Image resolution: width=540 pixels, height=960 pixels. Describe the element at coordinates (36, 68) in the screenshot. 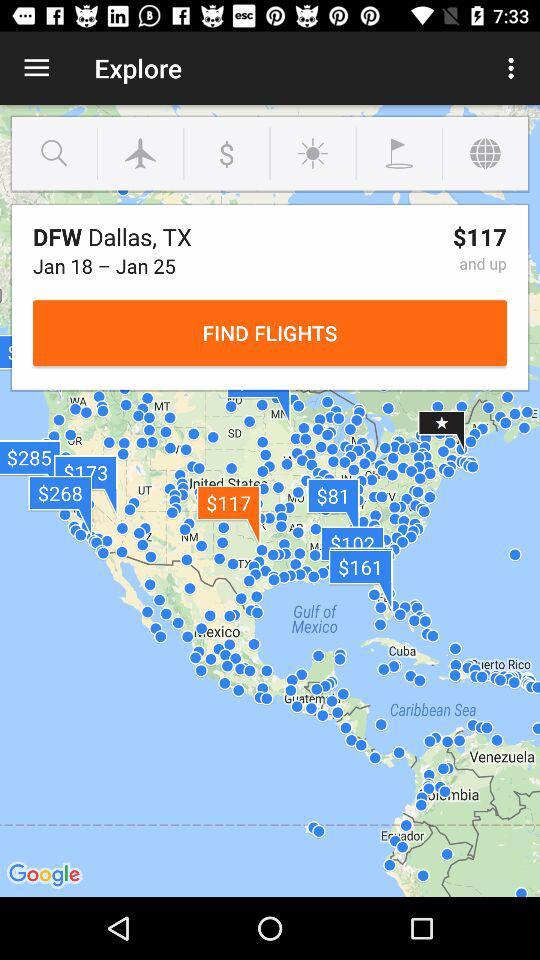

I see `icon to the left of the explore icon` at that location.